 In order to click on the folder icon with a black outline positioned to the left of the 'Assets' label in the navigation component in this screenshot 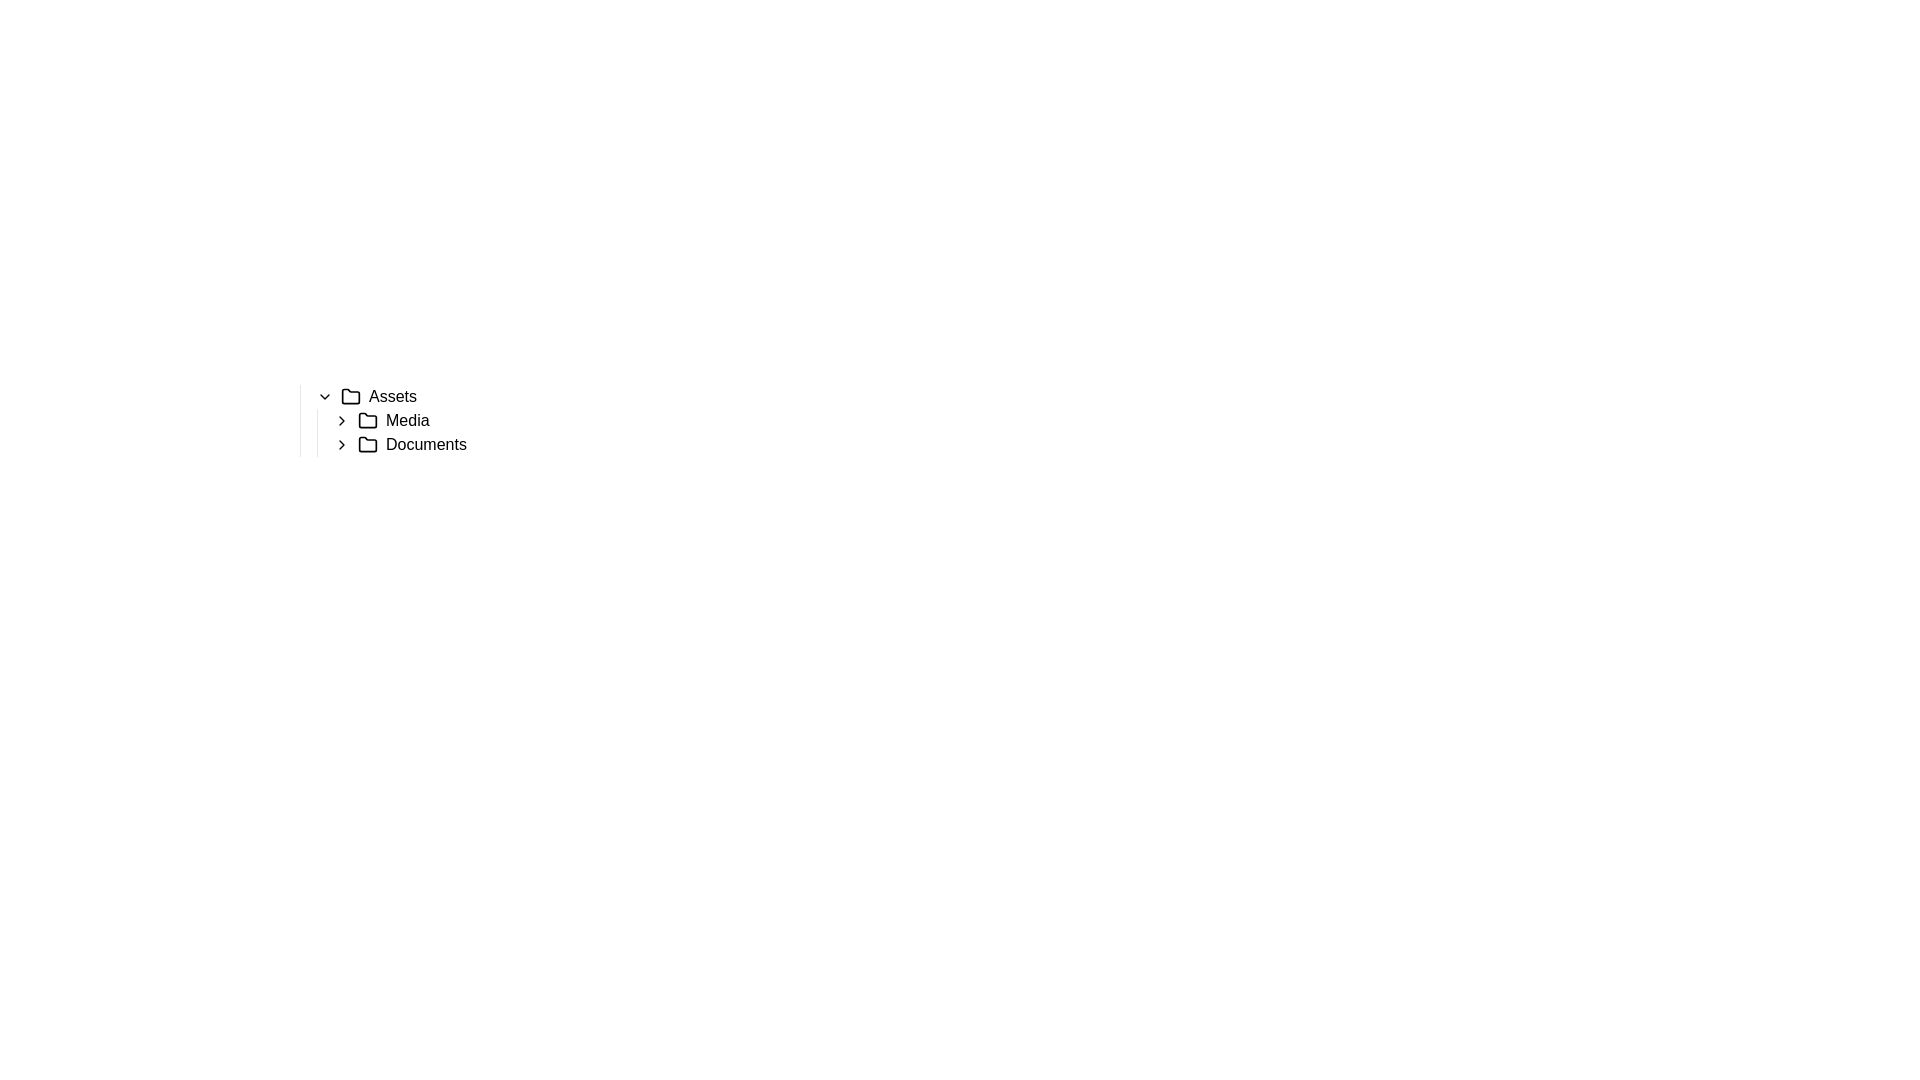, I will do `click(350, 397)`.